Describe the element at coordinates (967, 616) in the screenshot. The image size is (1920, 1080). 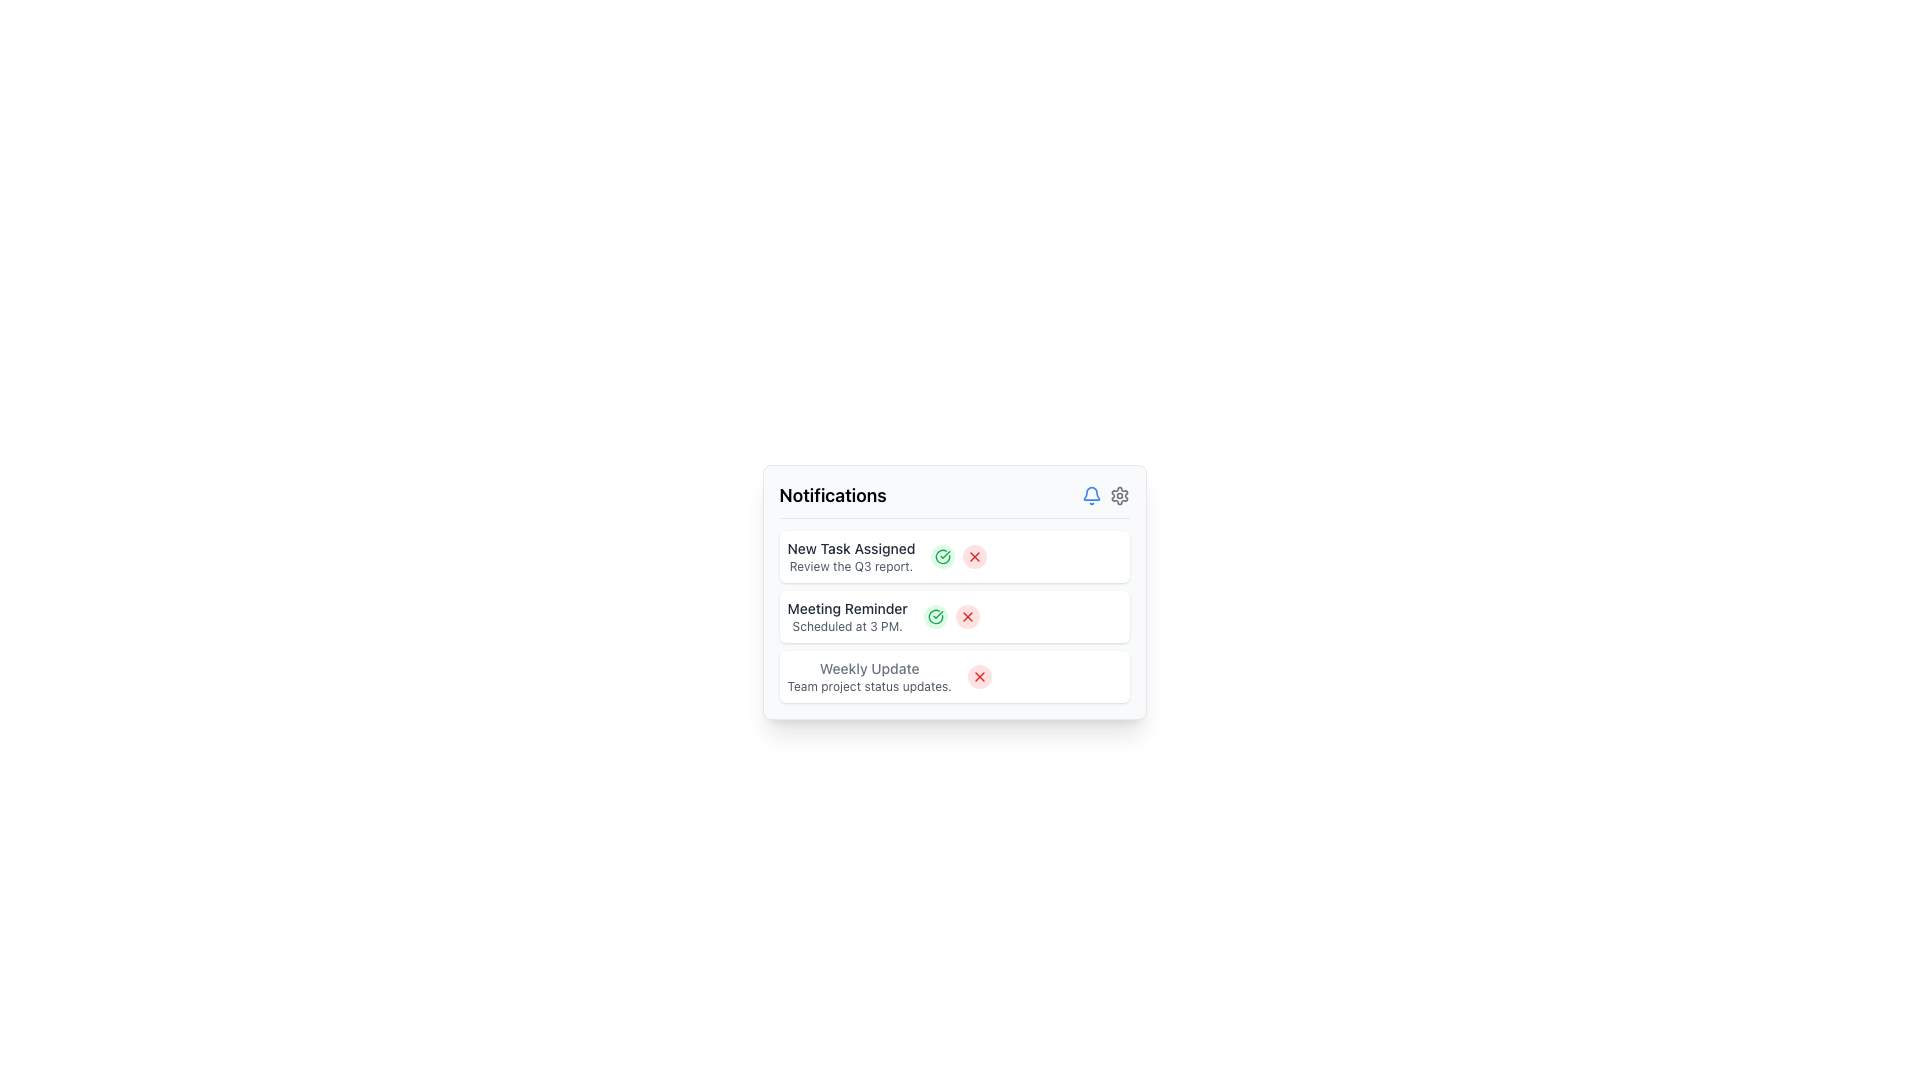
I see `the delete button located to the far right of the 'Meeting Reminder' notification in the notifications list` at that location.